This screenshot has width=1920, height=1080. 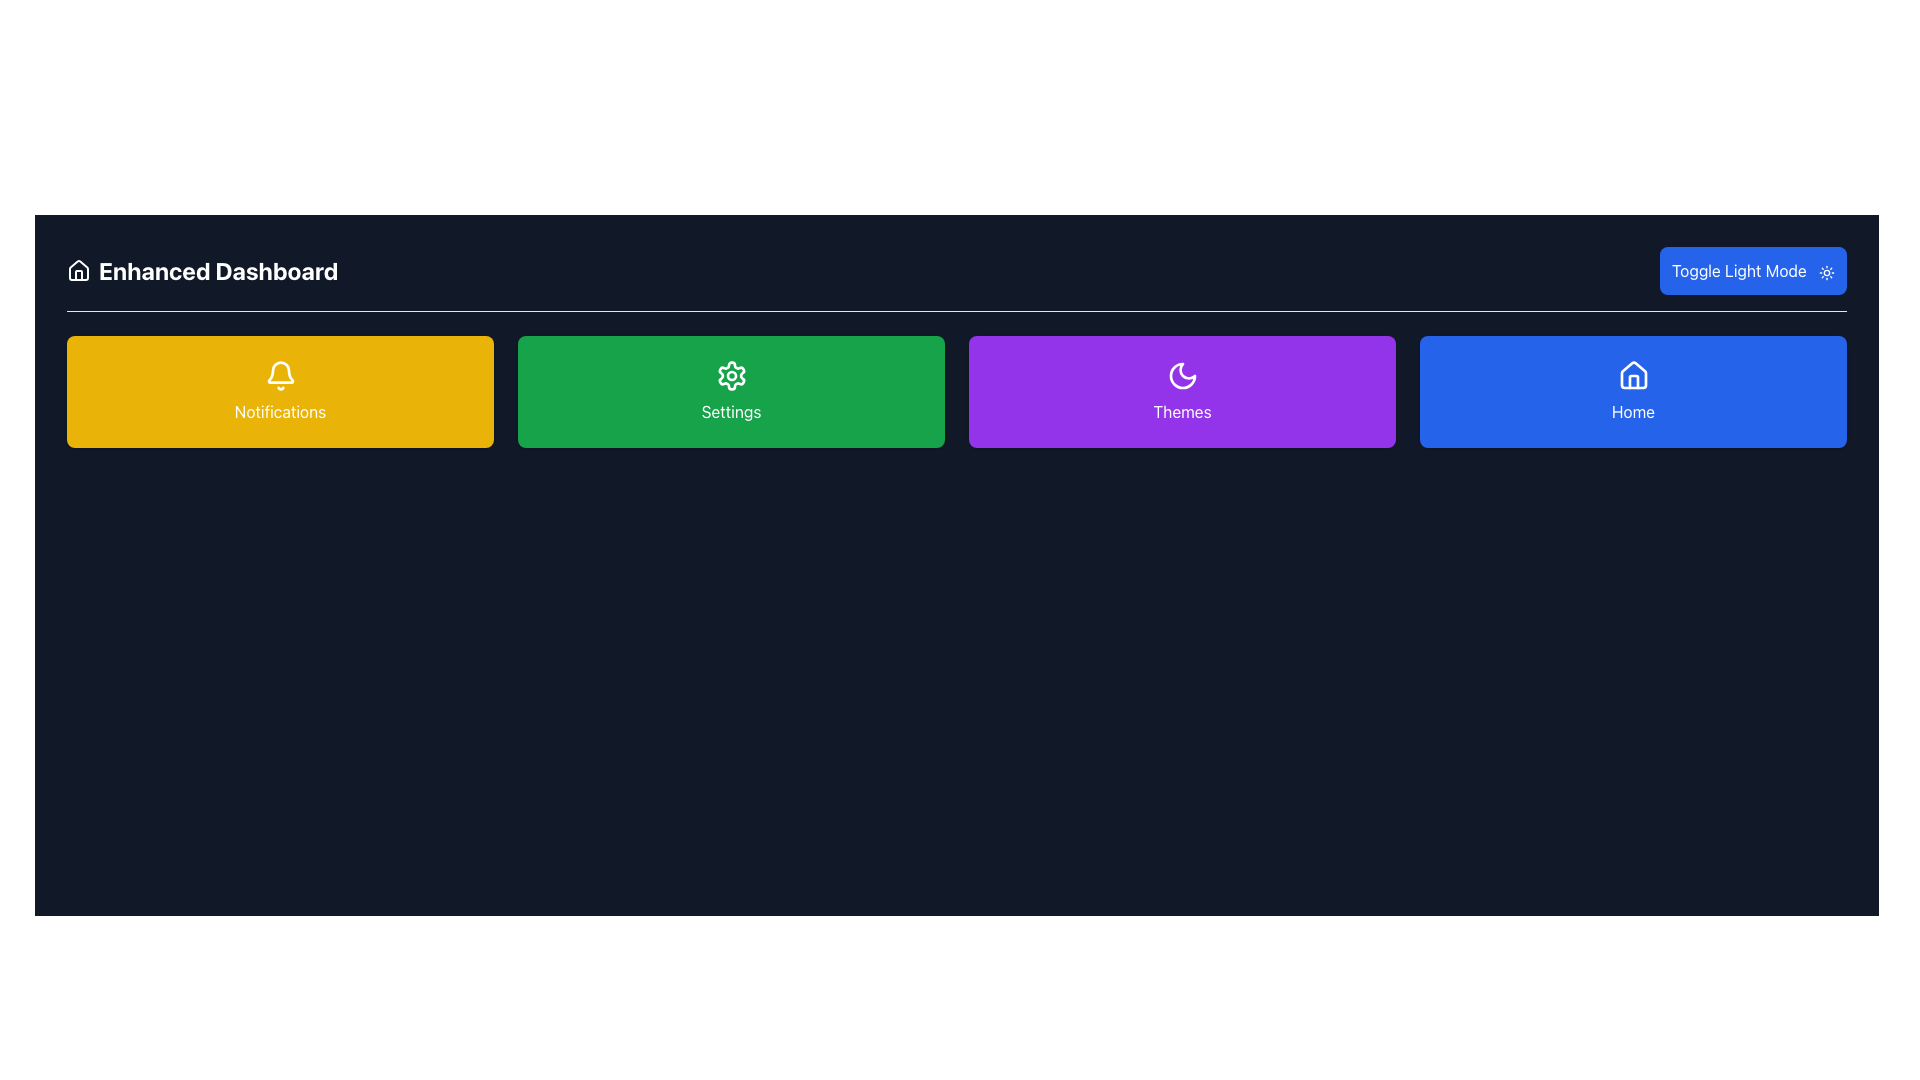 What do you see at coordinates (1182, 375) in the screenshot?
I see `the themes icon located at the top-center of the purple button labeled 'Themes', which is the third button in a row of buttons` at bounding box center [1182, 375].